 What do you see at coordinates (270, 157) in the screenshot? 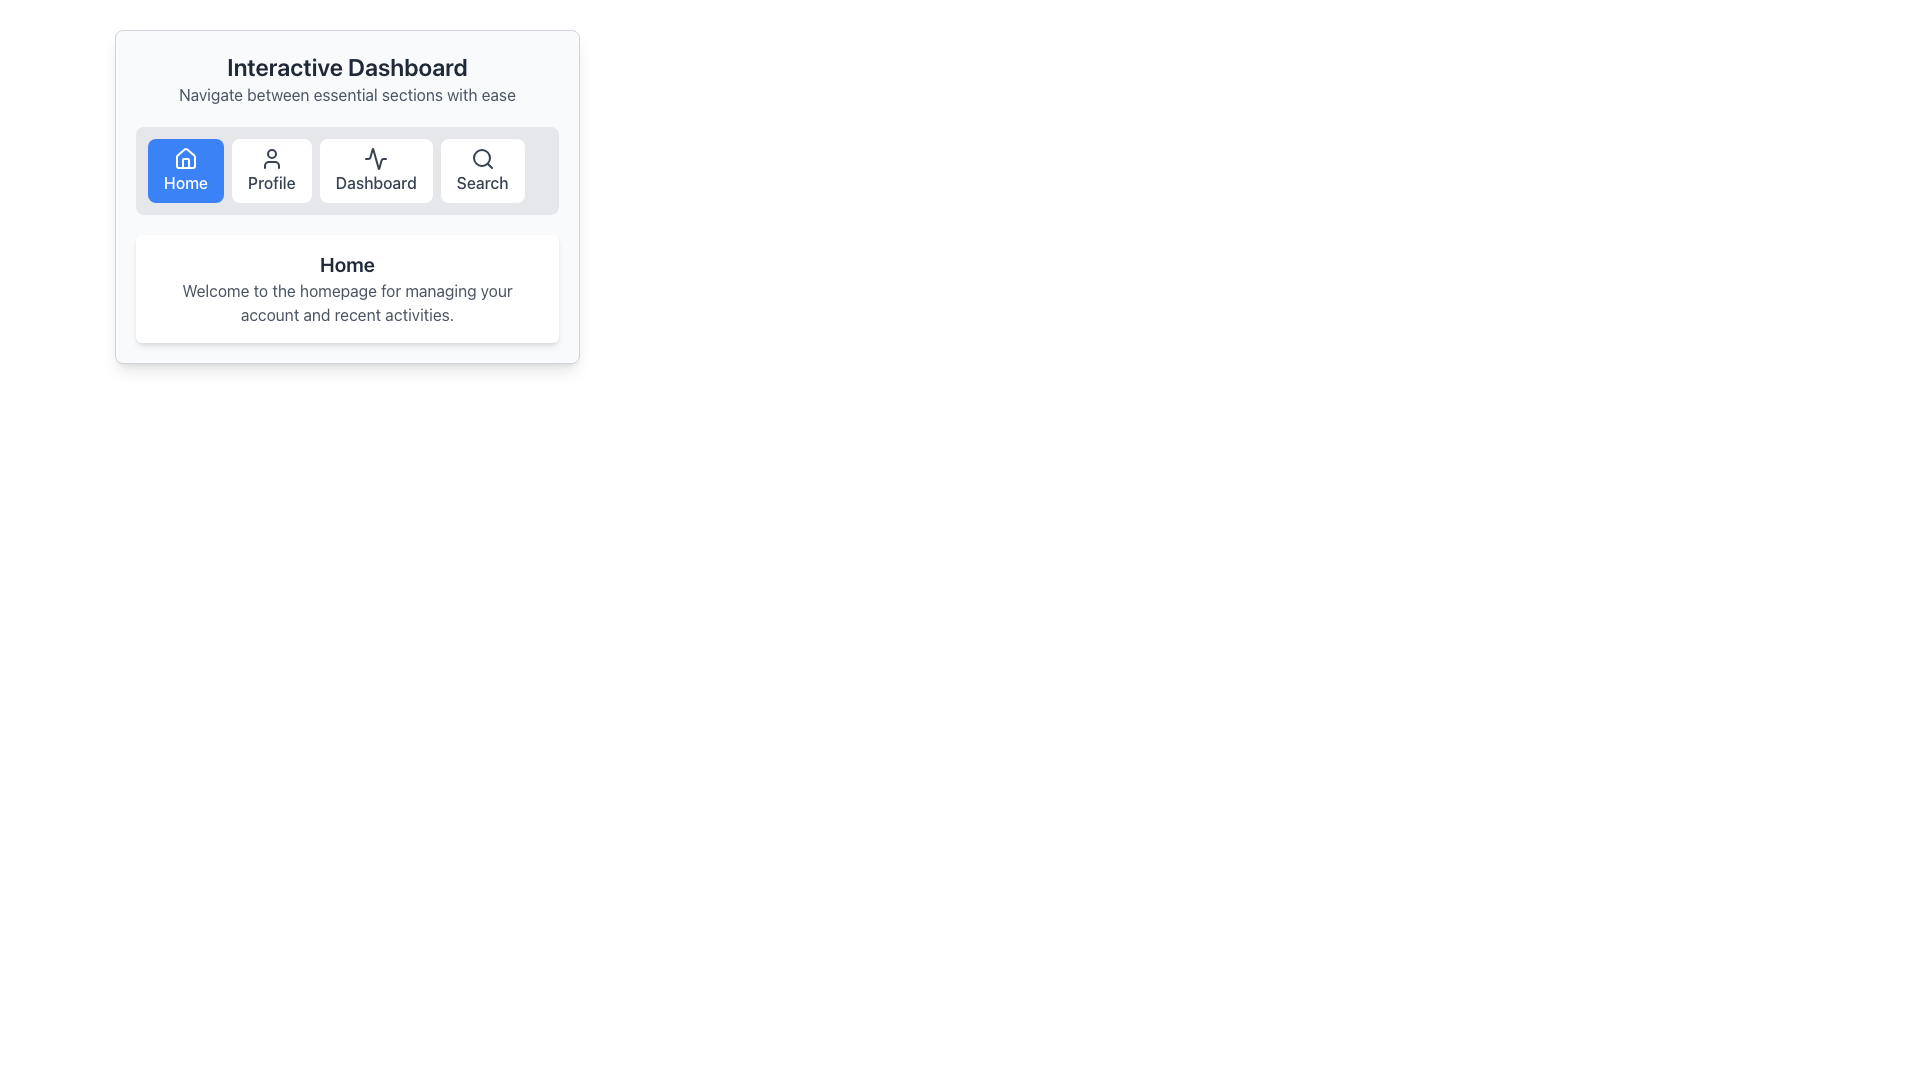
I see `the user profile icon, which is a circular head with a curved base, located in the navigation section labeled 'Profile' in the interactive dashboard` at bounding box center [270, 157].